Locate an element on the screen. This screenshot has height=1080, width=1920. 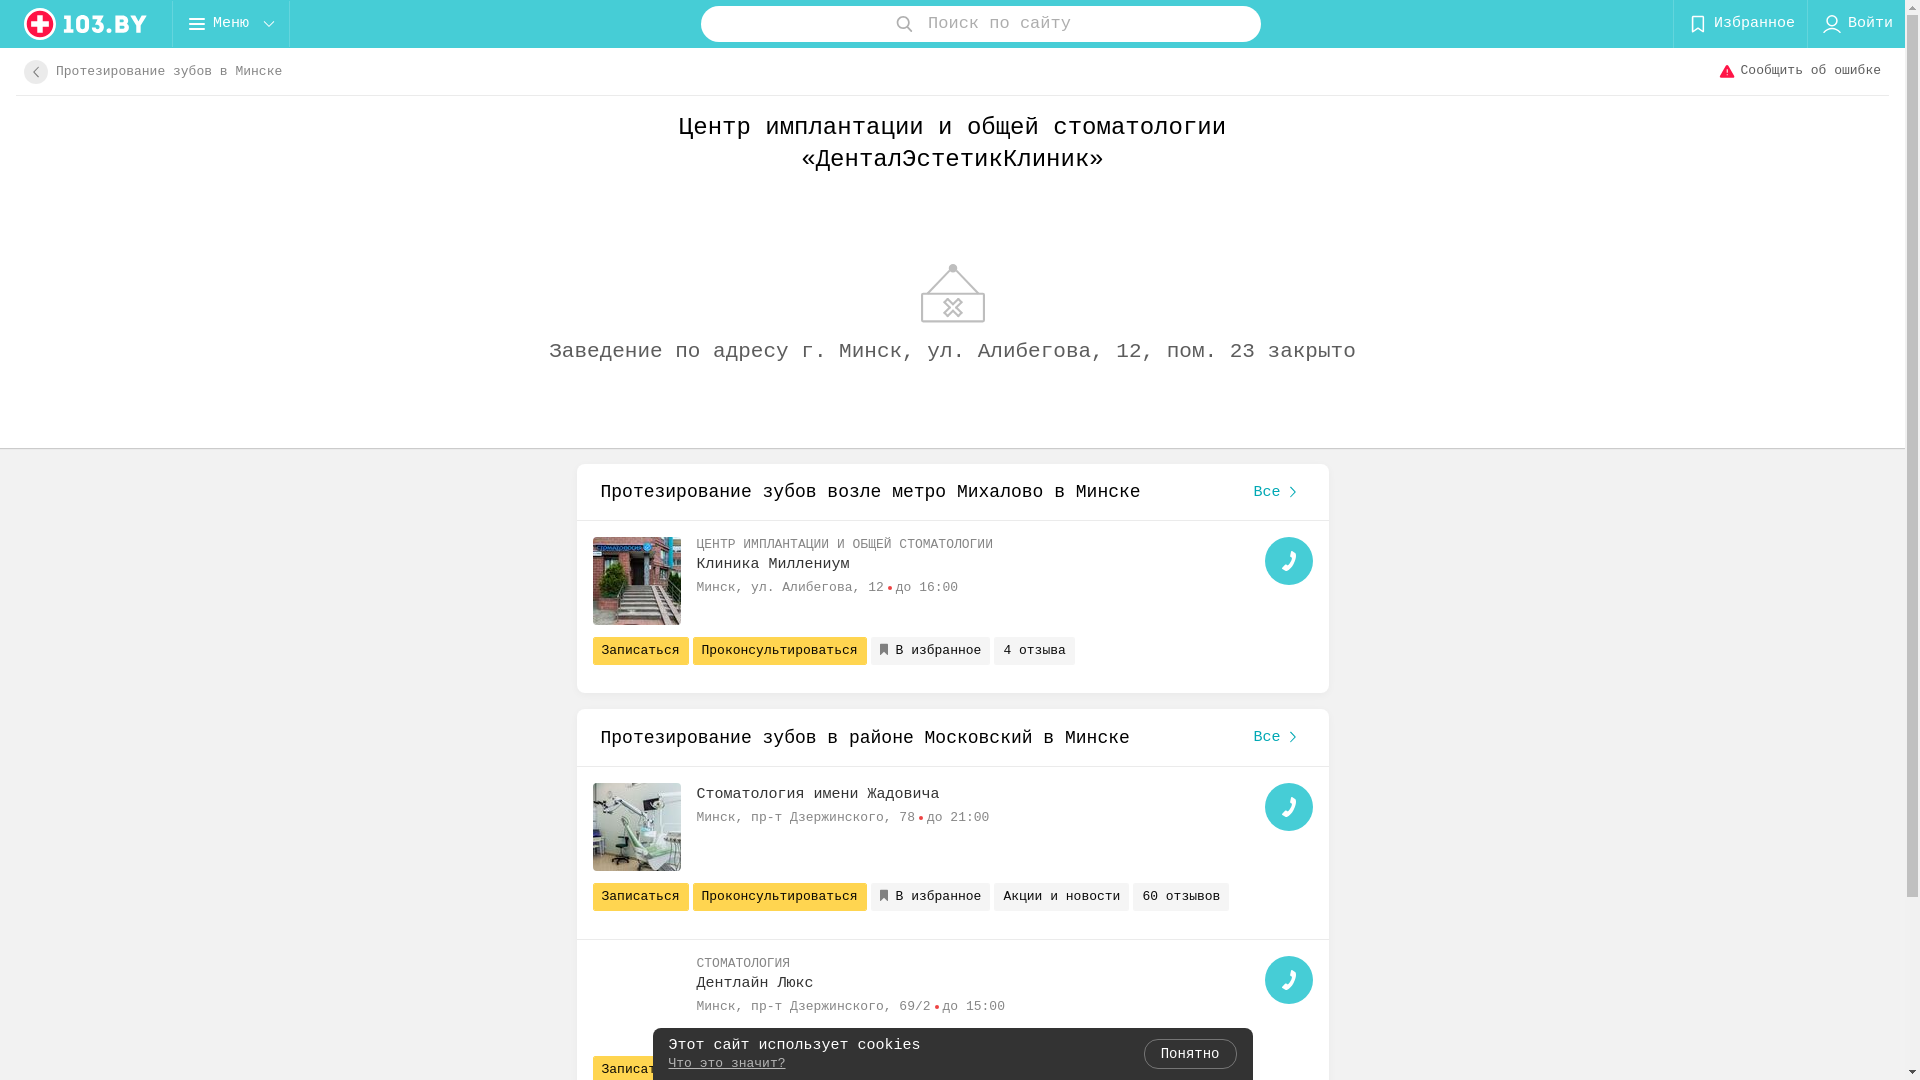
'logo' is located at coordinates (85, 23).